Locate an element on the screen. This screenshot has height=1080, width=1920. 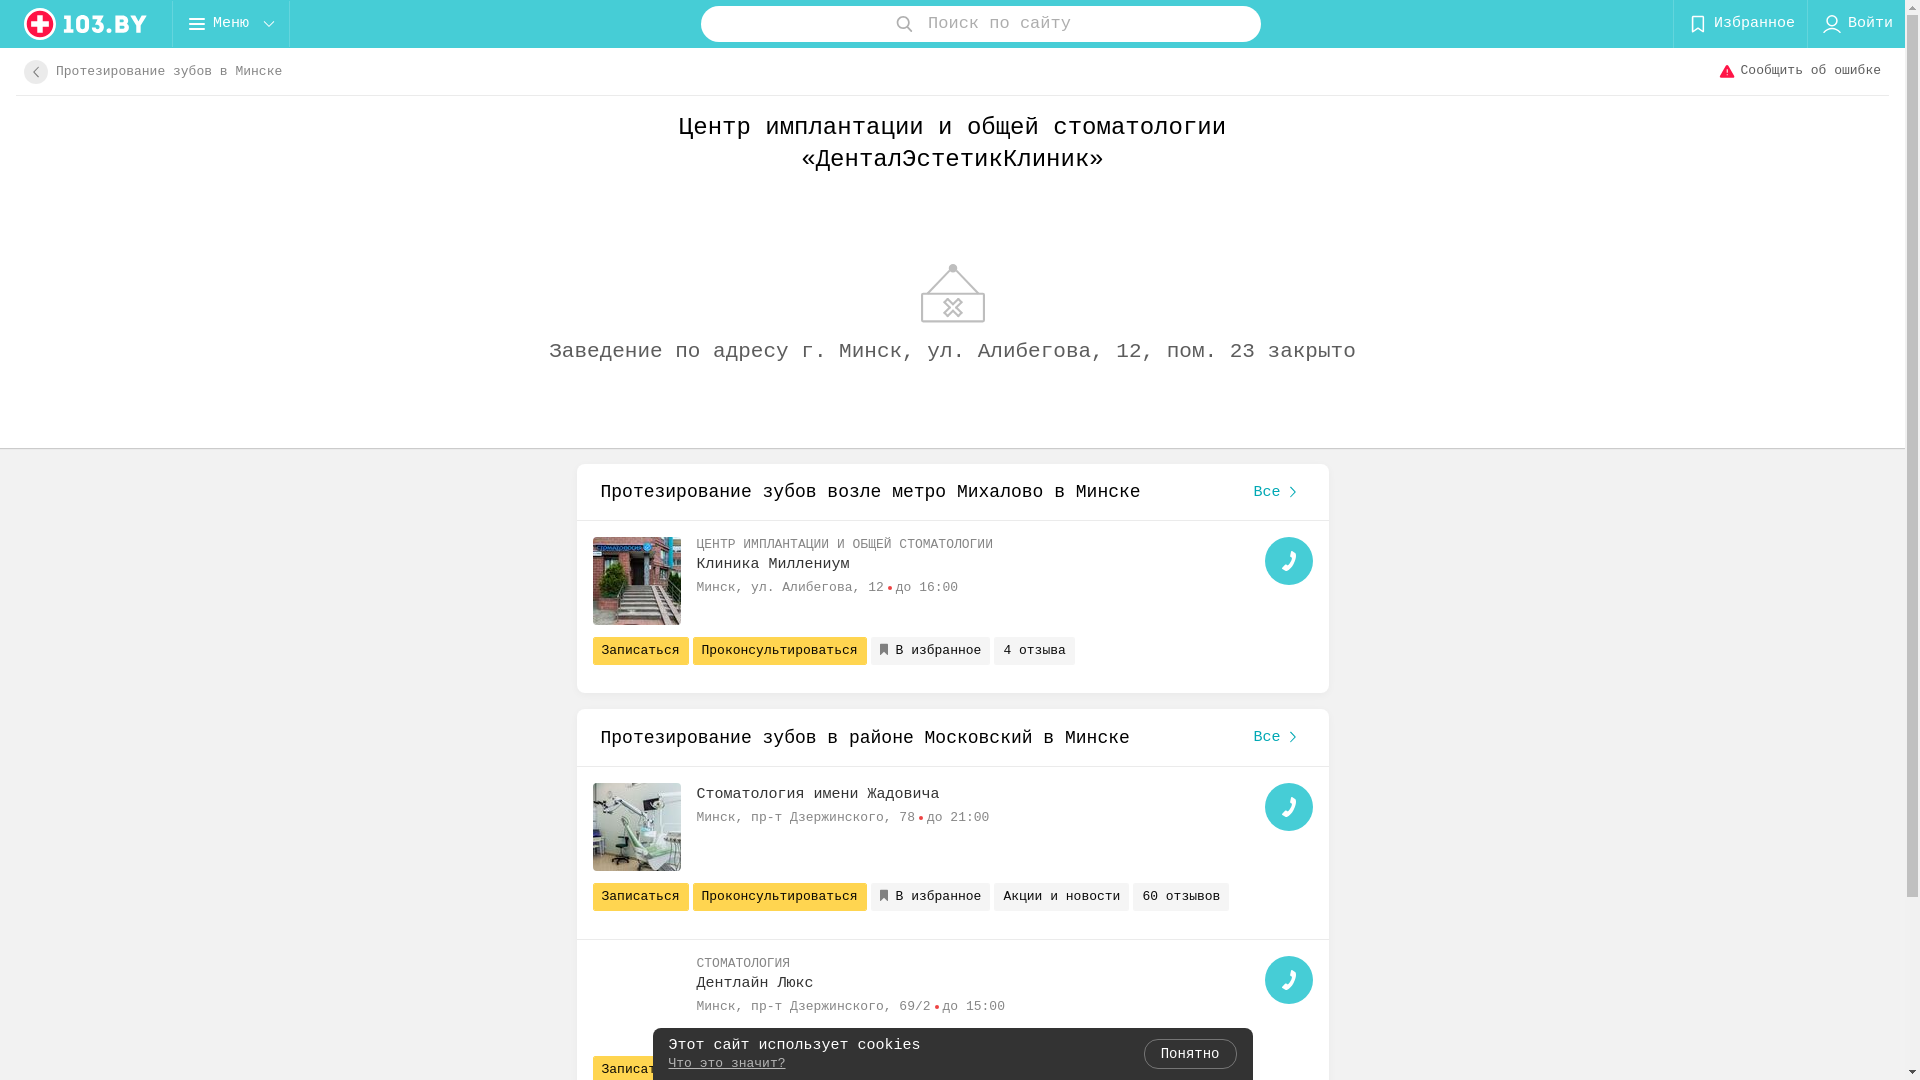
'logo' is located at coordinates (85, 23).